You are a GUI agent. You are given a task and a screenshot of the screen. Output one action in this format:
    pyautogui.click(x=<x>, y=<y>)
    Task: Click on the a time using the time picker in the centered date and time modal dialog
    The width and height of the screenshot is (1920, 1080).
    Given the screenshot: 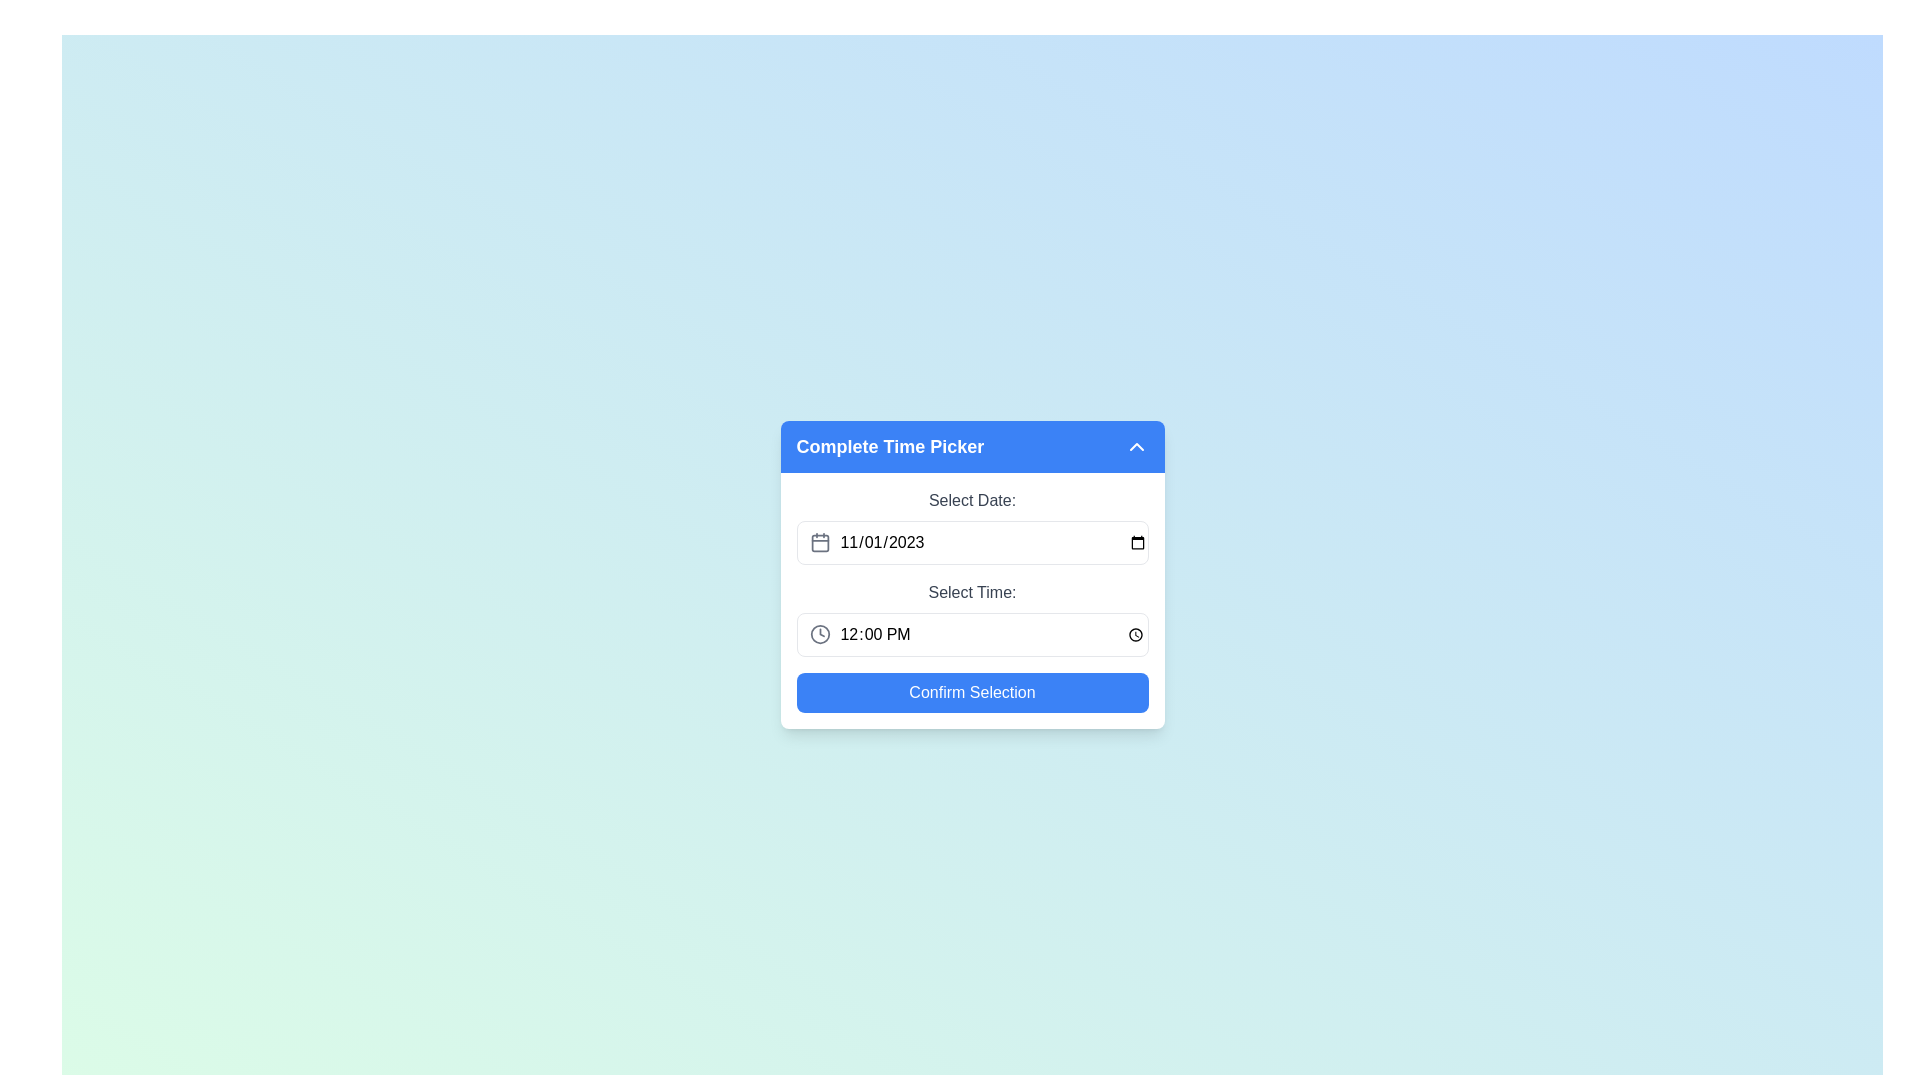 What is the action you would take?
    pyautogui.click(x=972, y=574)
    